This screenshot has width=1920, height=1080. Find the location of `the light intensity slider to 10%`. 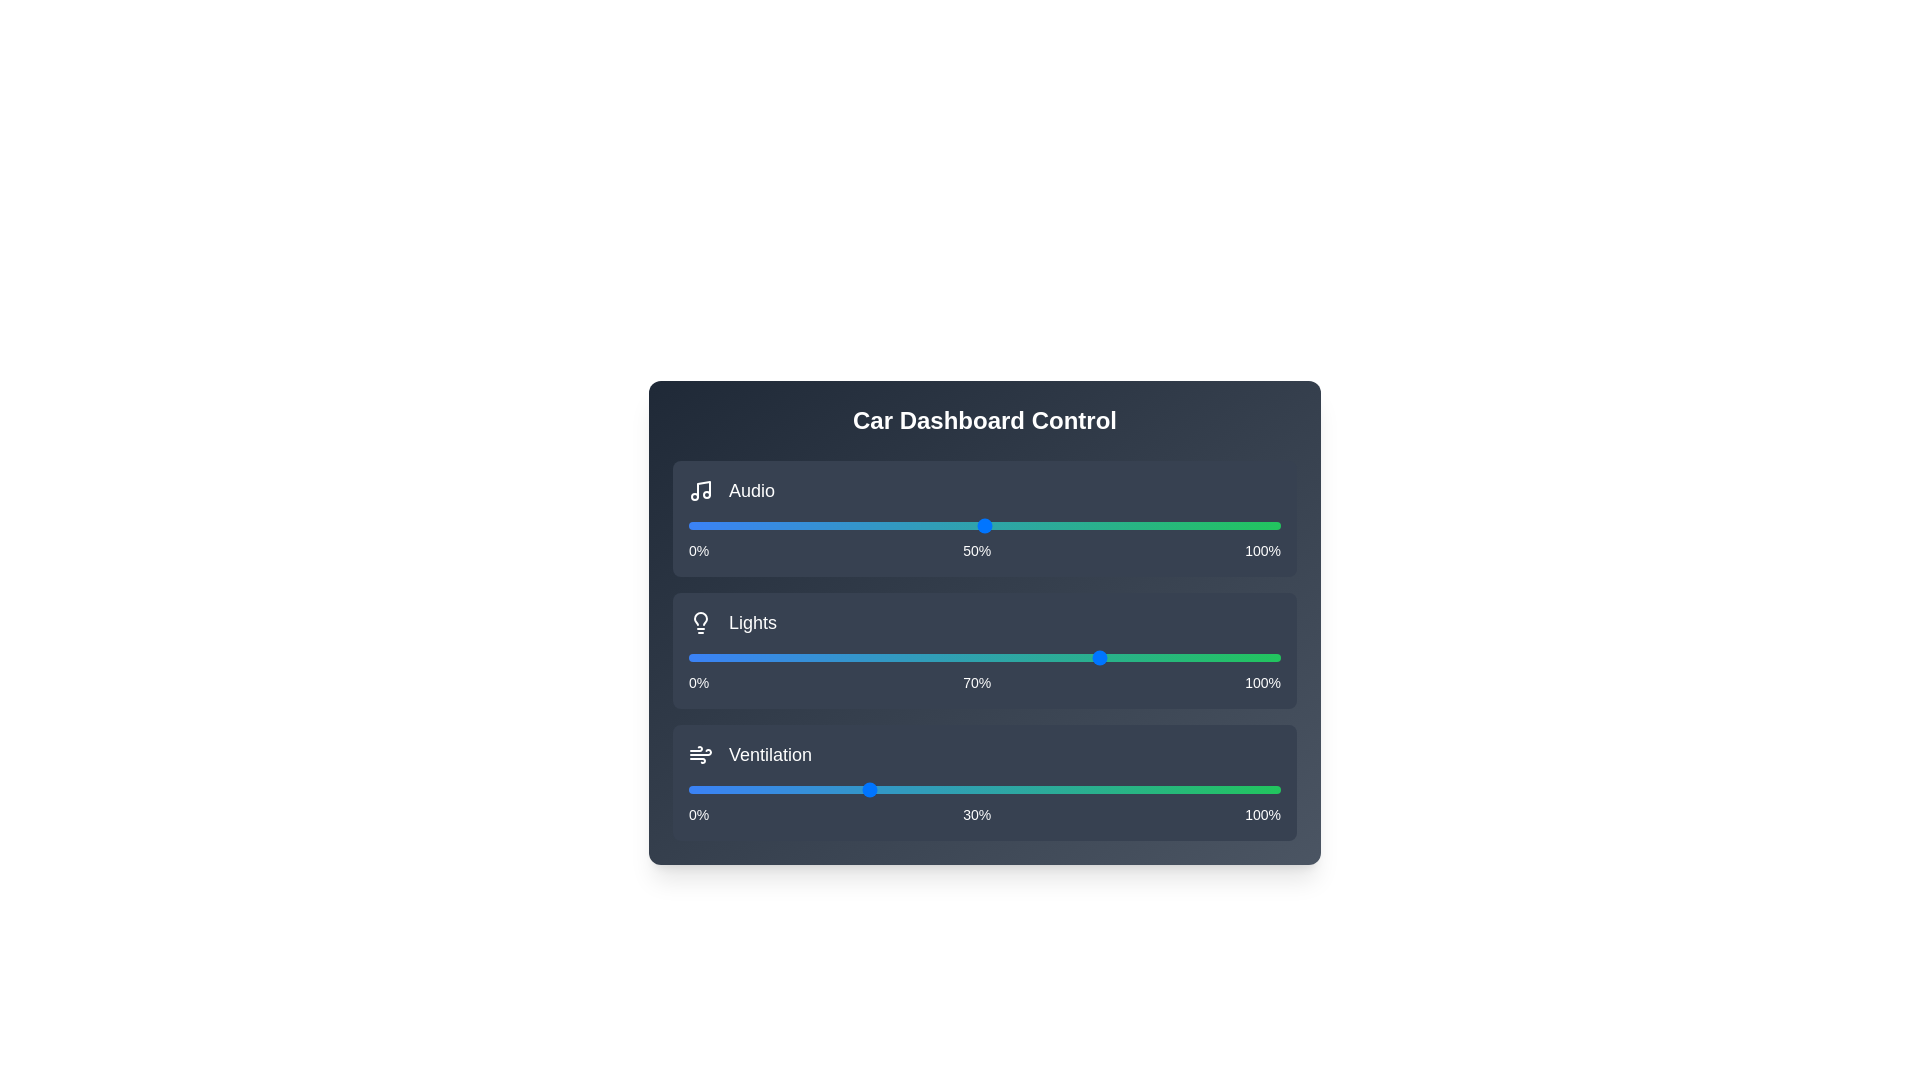

the light intensity slider to 10% is located at coordinates (747, 658).